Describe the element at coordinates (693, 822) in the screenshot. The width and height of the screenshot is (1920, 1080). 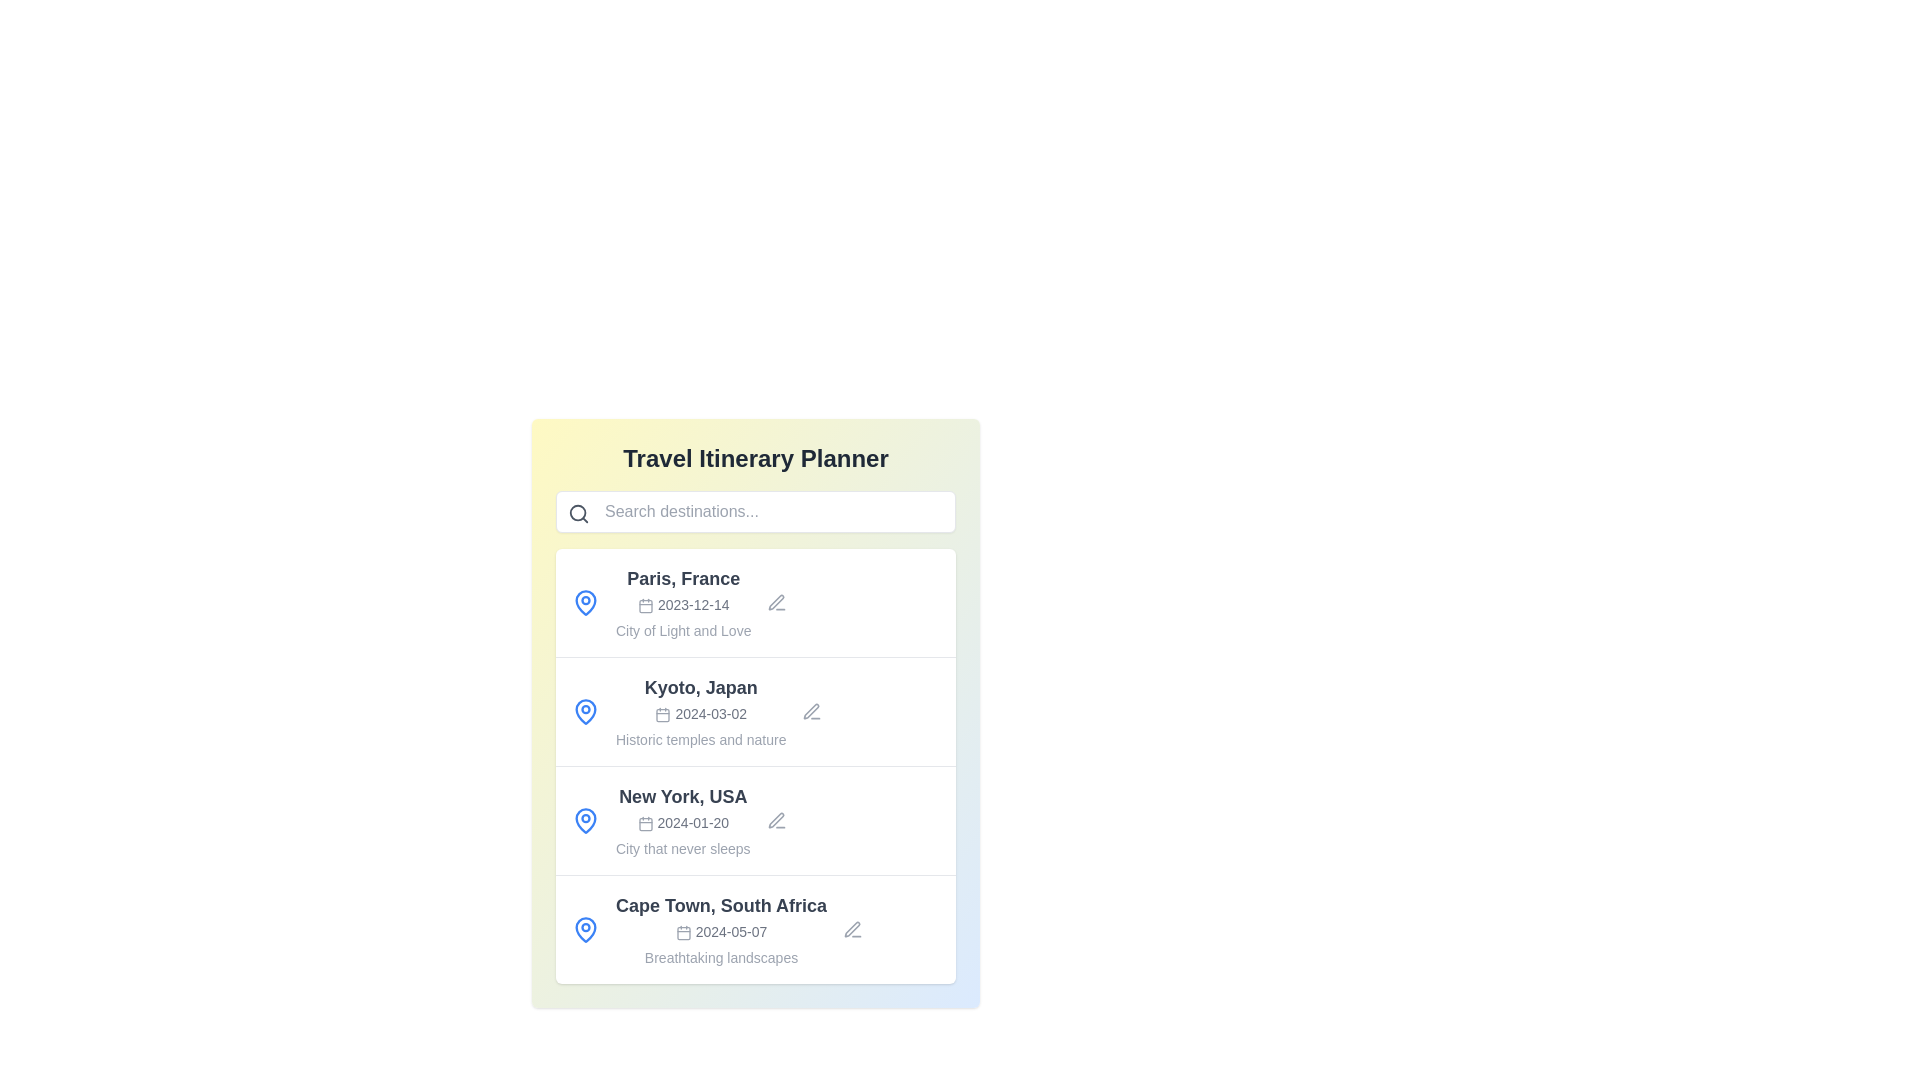
I see `the text label displaying the date '2024-01-20', which is part of the trip details for 'New York, USA', positioned between the calendar icon and the pen/edit icon` at that location.